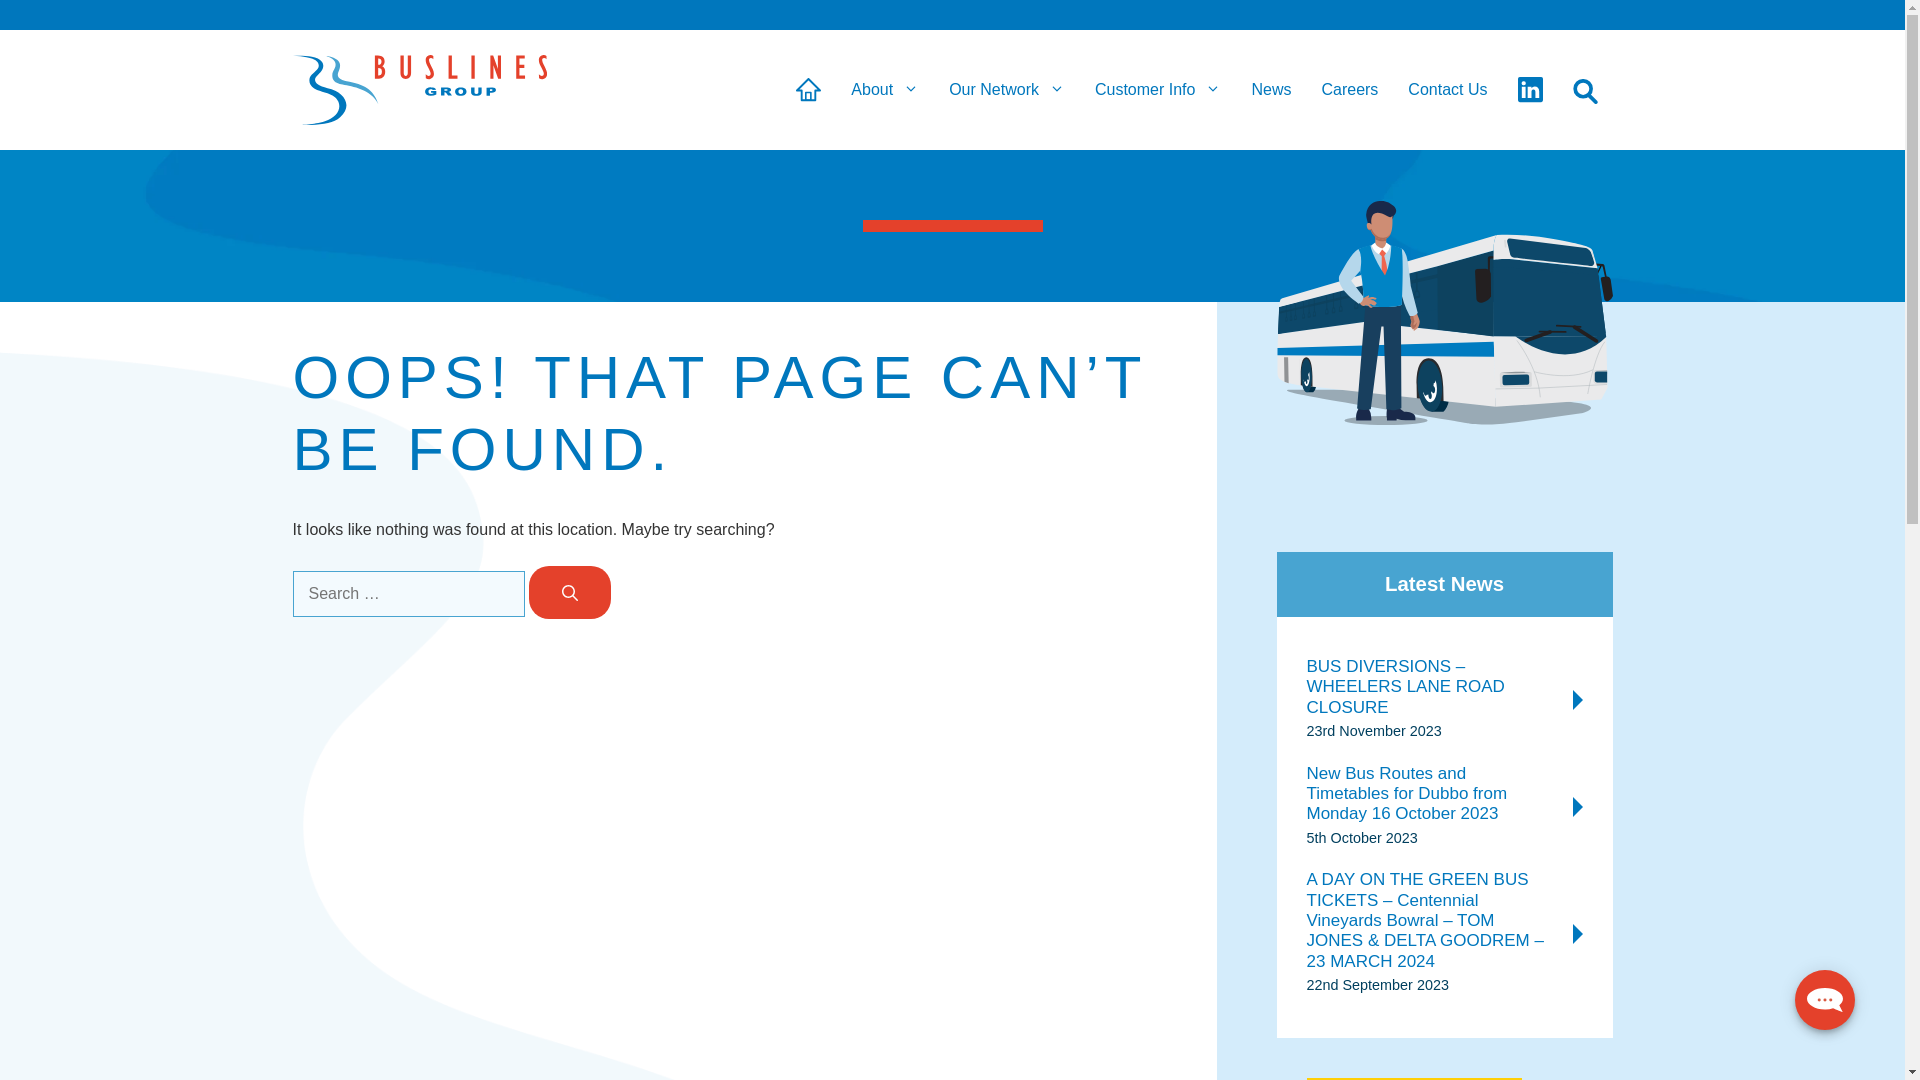 Image resolution: width=1920 pixels, height=1080 pixels. Describe the element at coordinates (1007, 88) in the screenshot. I see `'Our Network'` at that location.